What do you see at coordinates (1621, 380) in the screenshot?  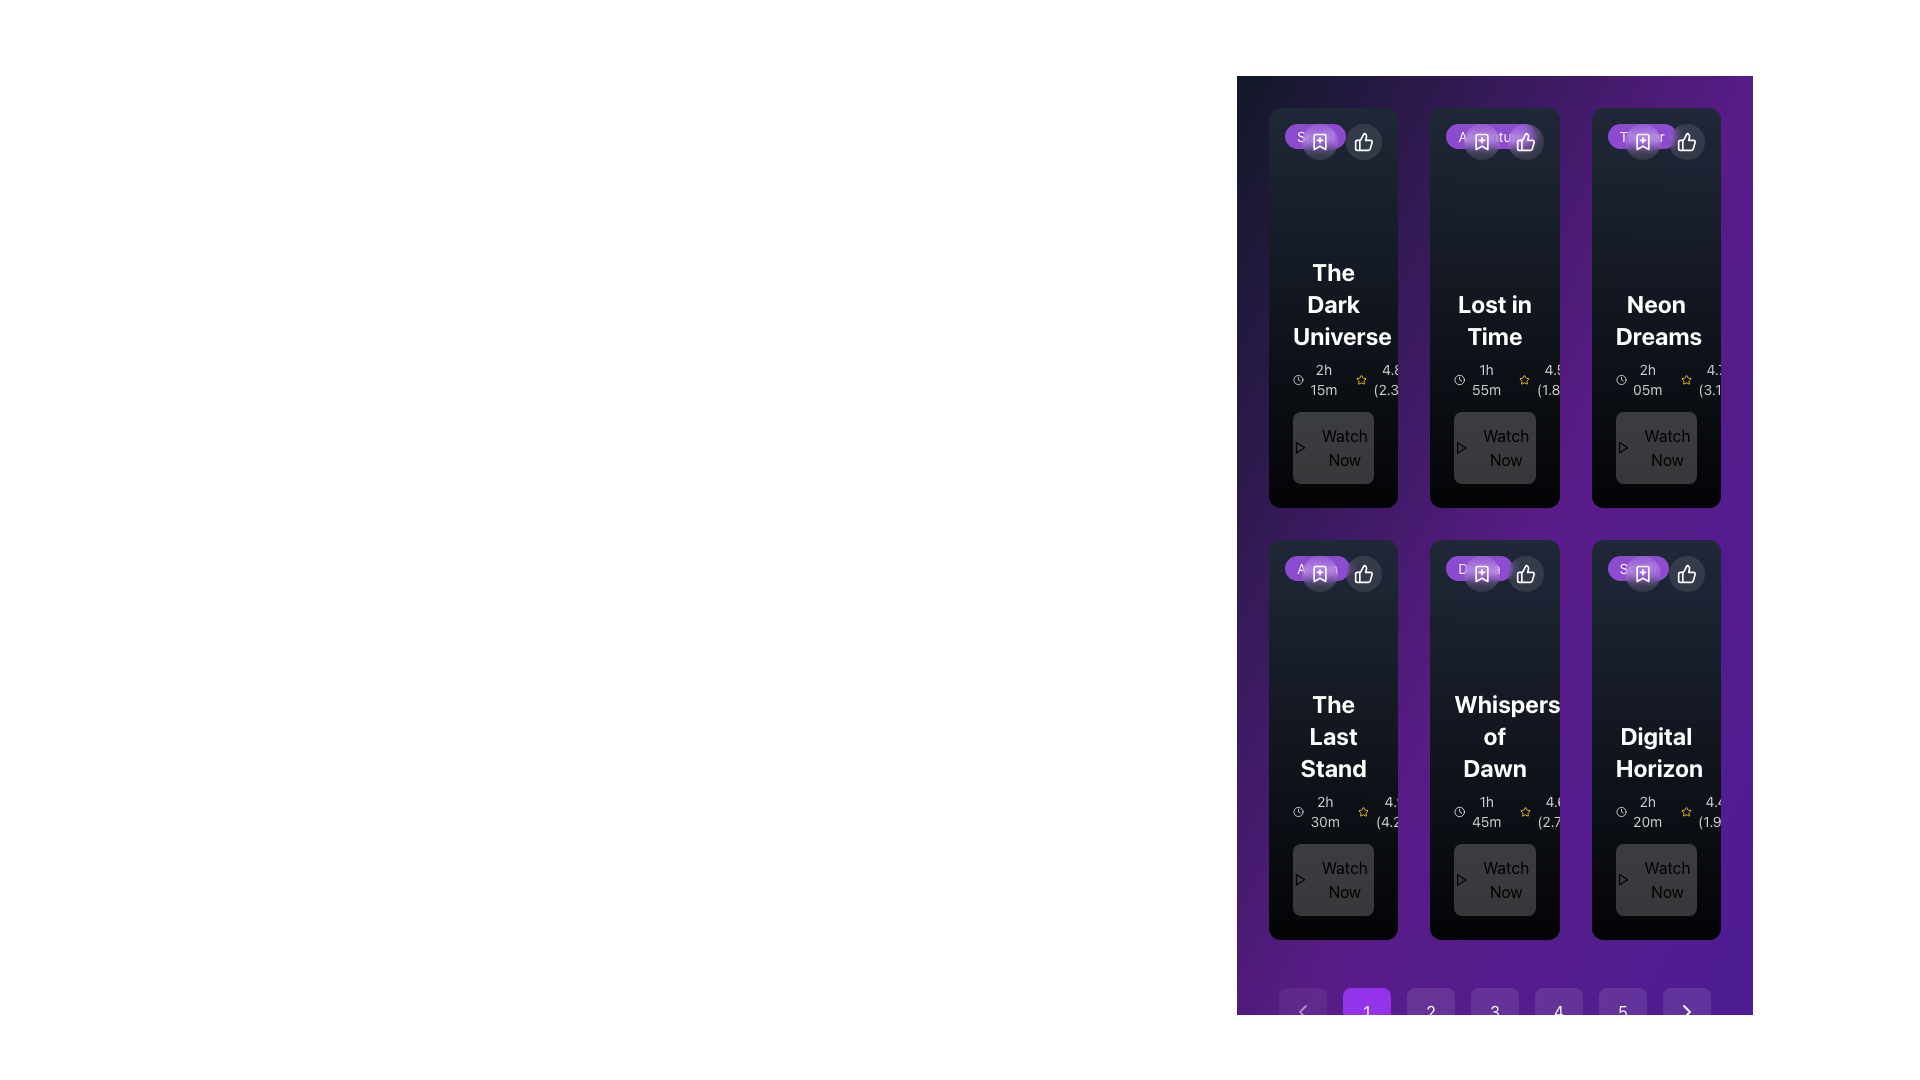 I see `the decorative icon located to the left of the text '2h 05m' within the movie details section for 'Neon Dreams', positioned in the third column of the first row of movie cards in the grid layout` at bounding box center [1621, 380].